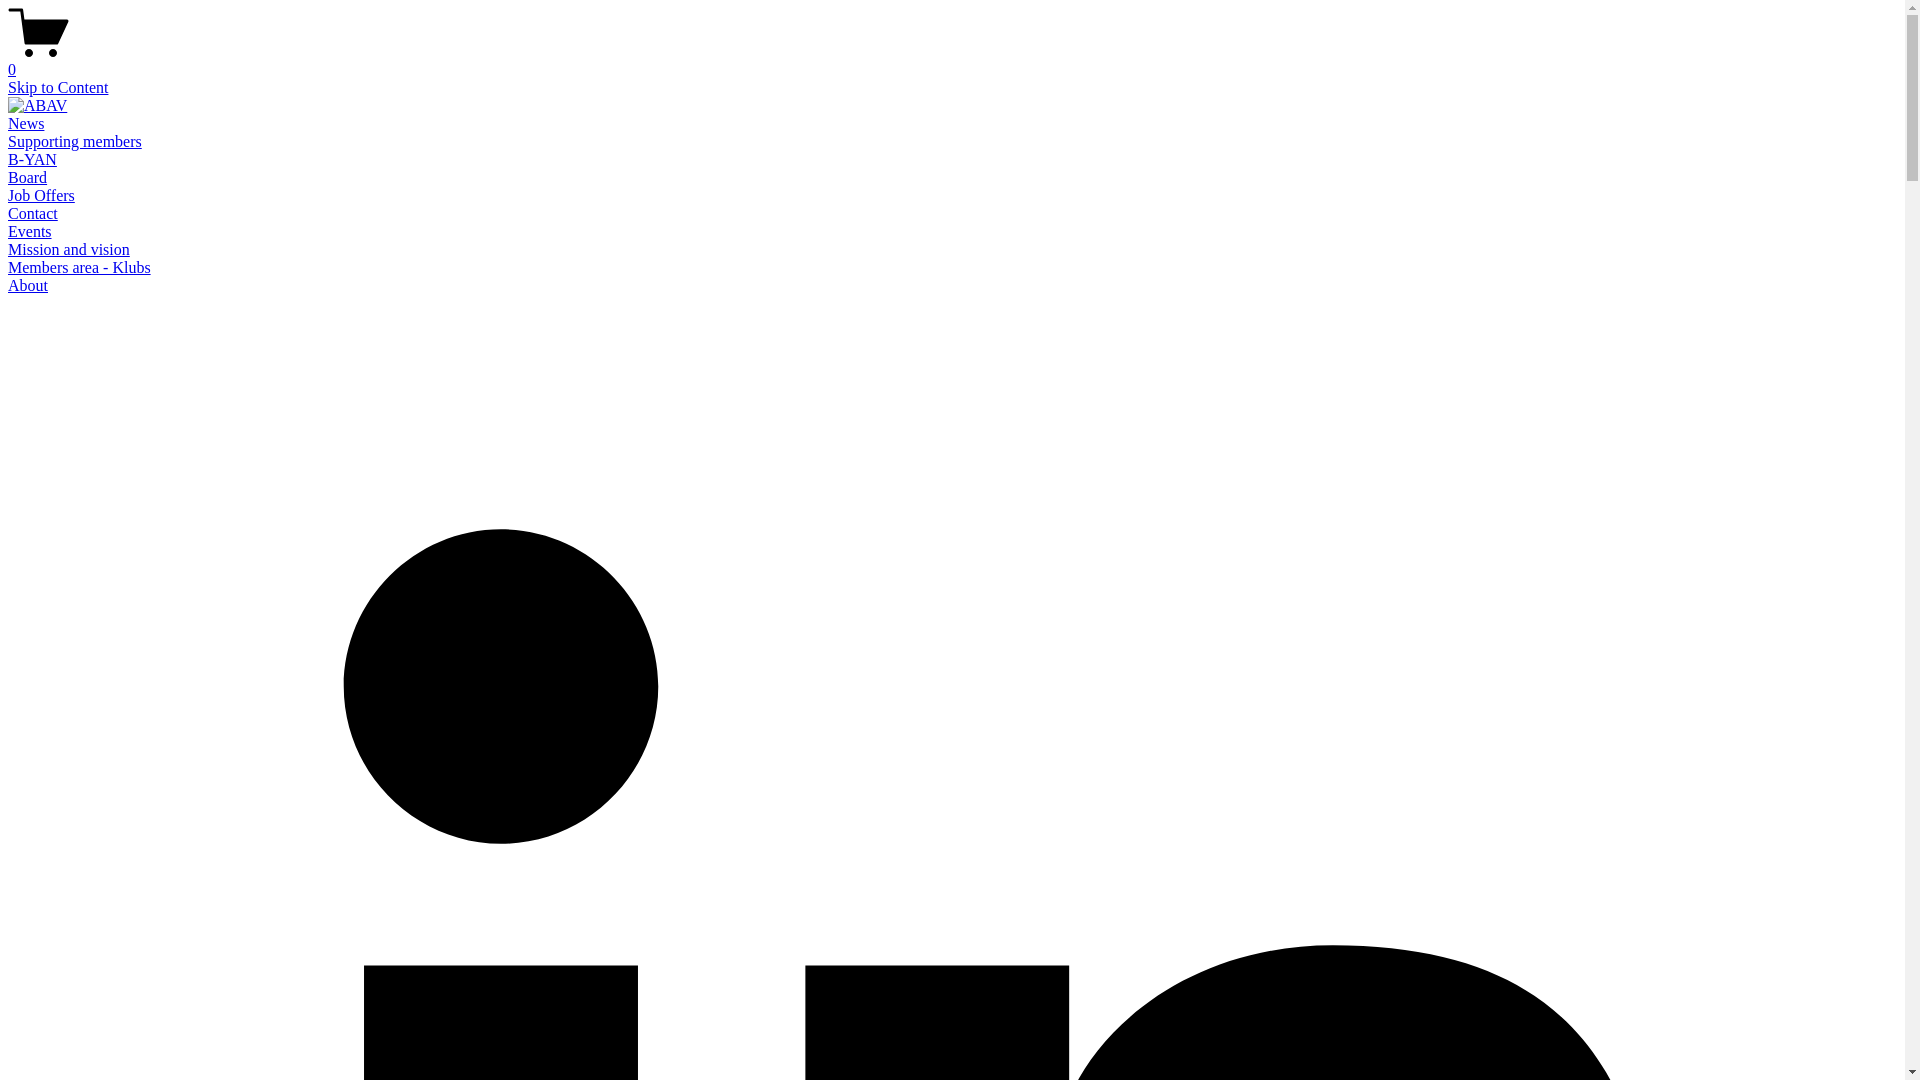 This screenshot has width=1920, height=1080. I want to click on 'Contact', so click(8, 213).